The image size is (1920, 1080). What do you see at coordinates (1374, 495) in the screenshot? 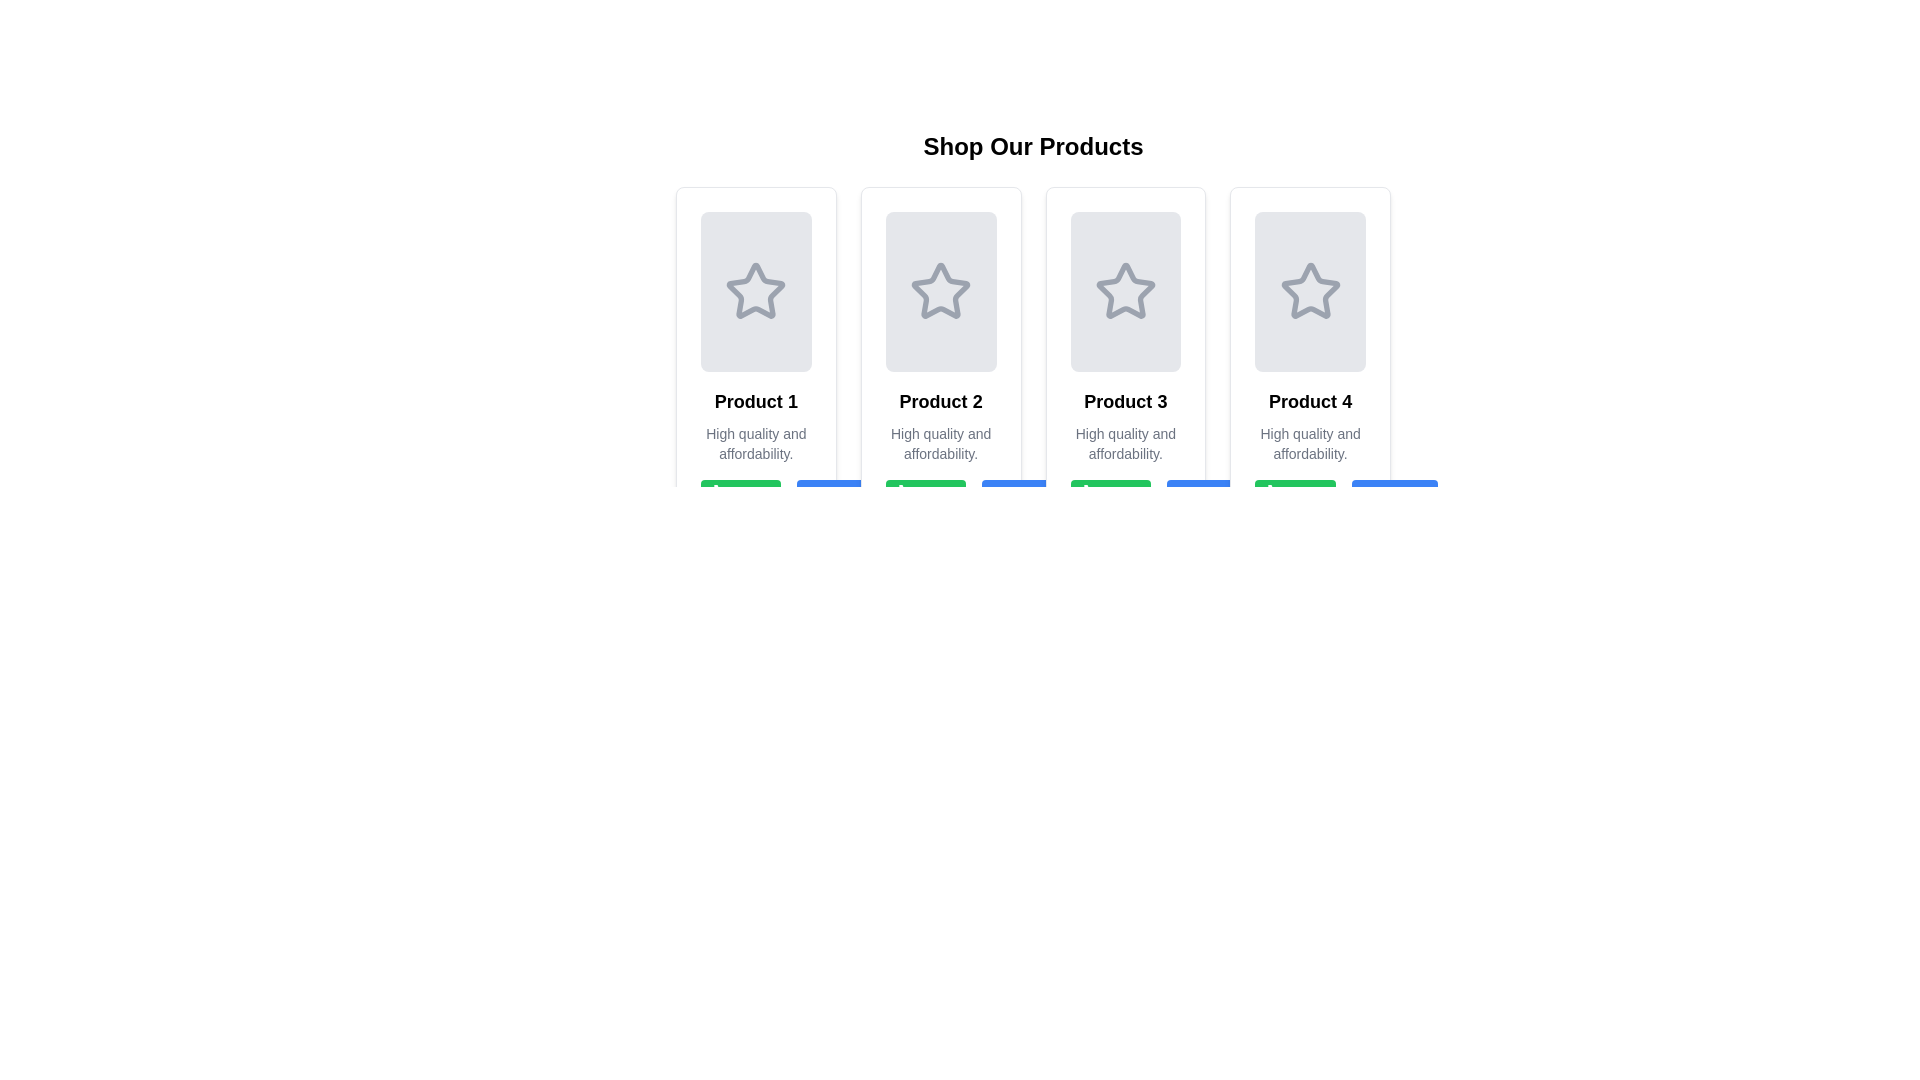
I see `the 'View' button, which contains the icon representing the 'View' action, located below the fourth product card in the interface` at bounding box center [1374, 495].